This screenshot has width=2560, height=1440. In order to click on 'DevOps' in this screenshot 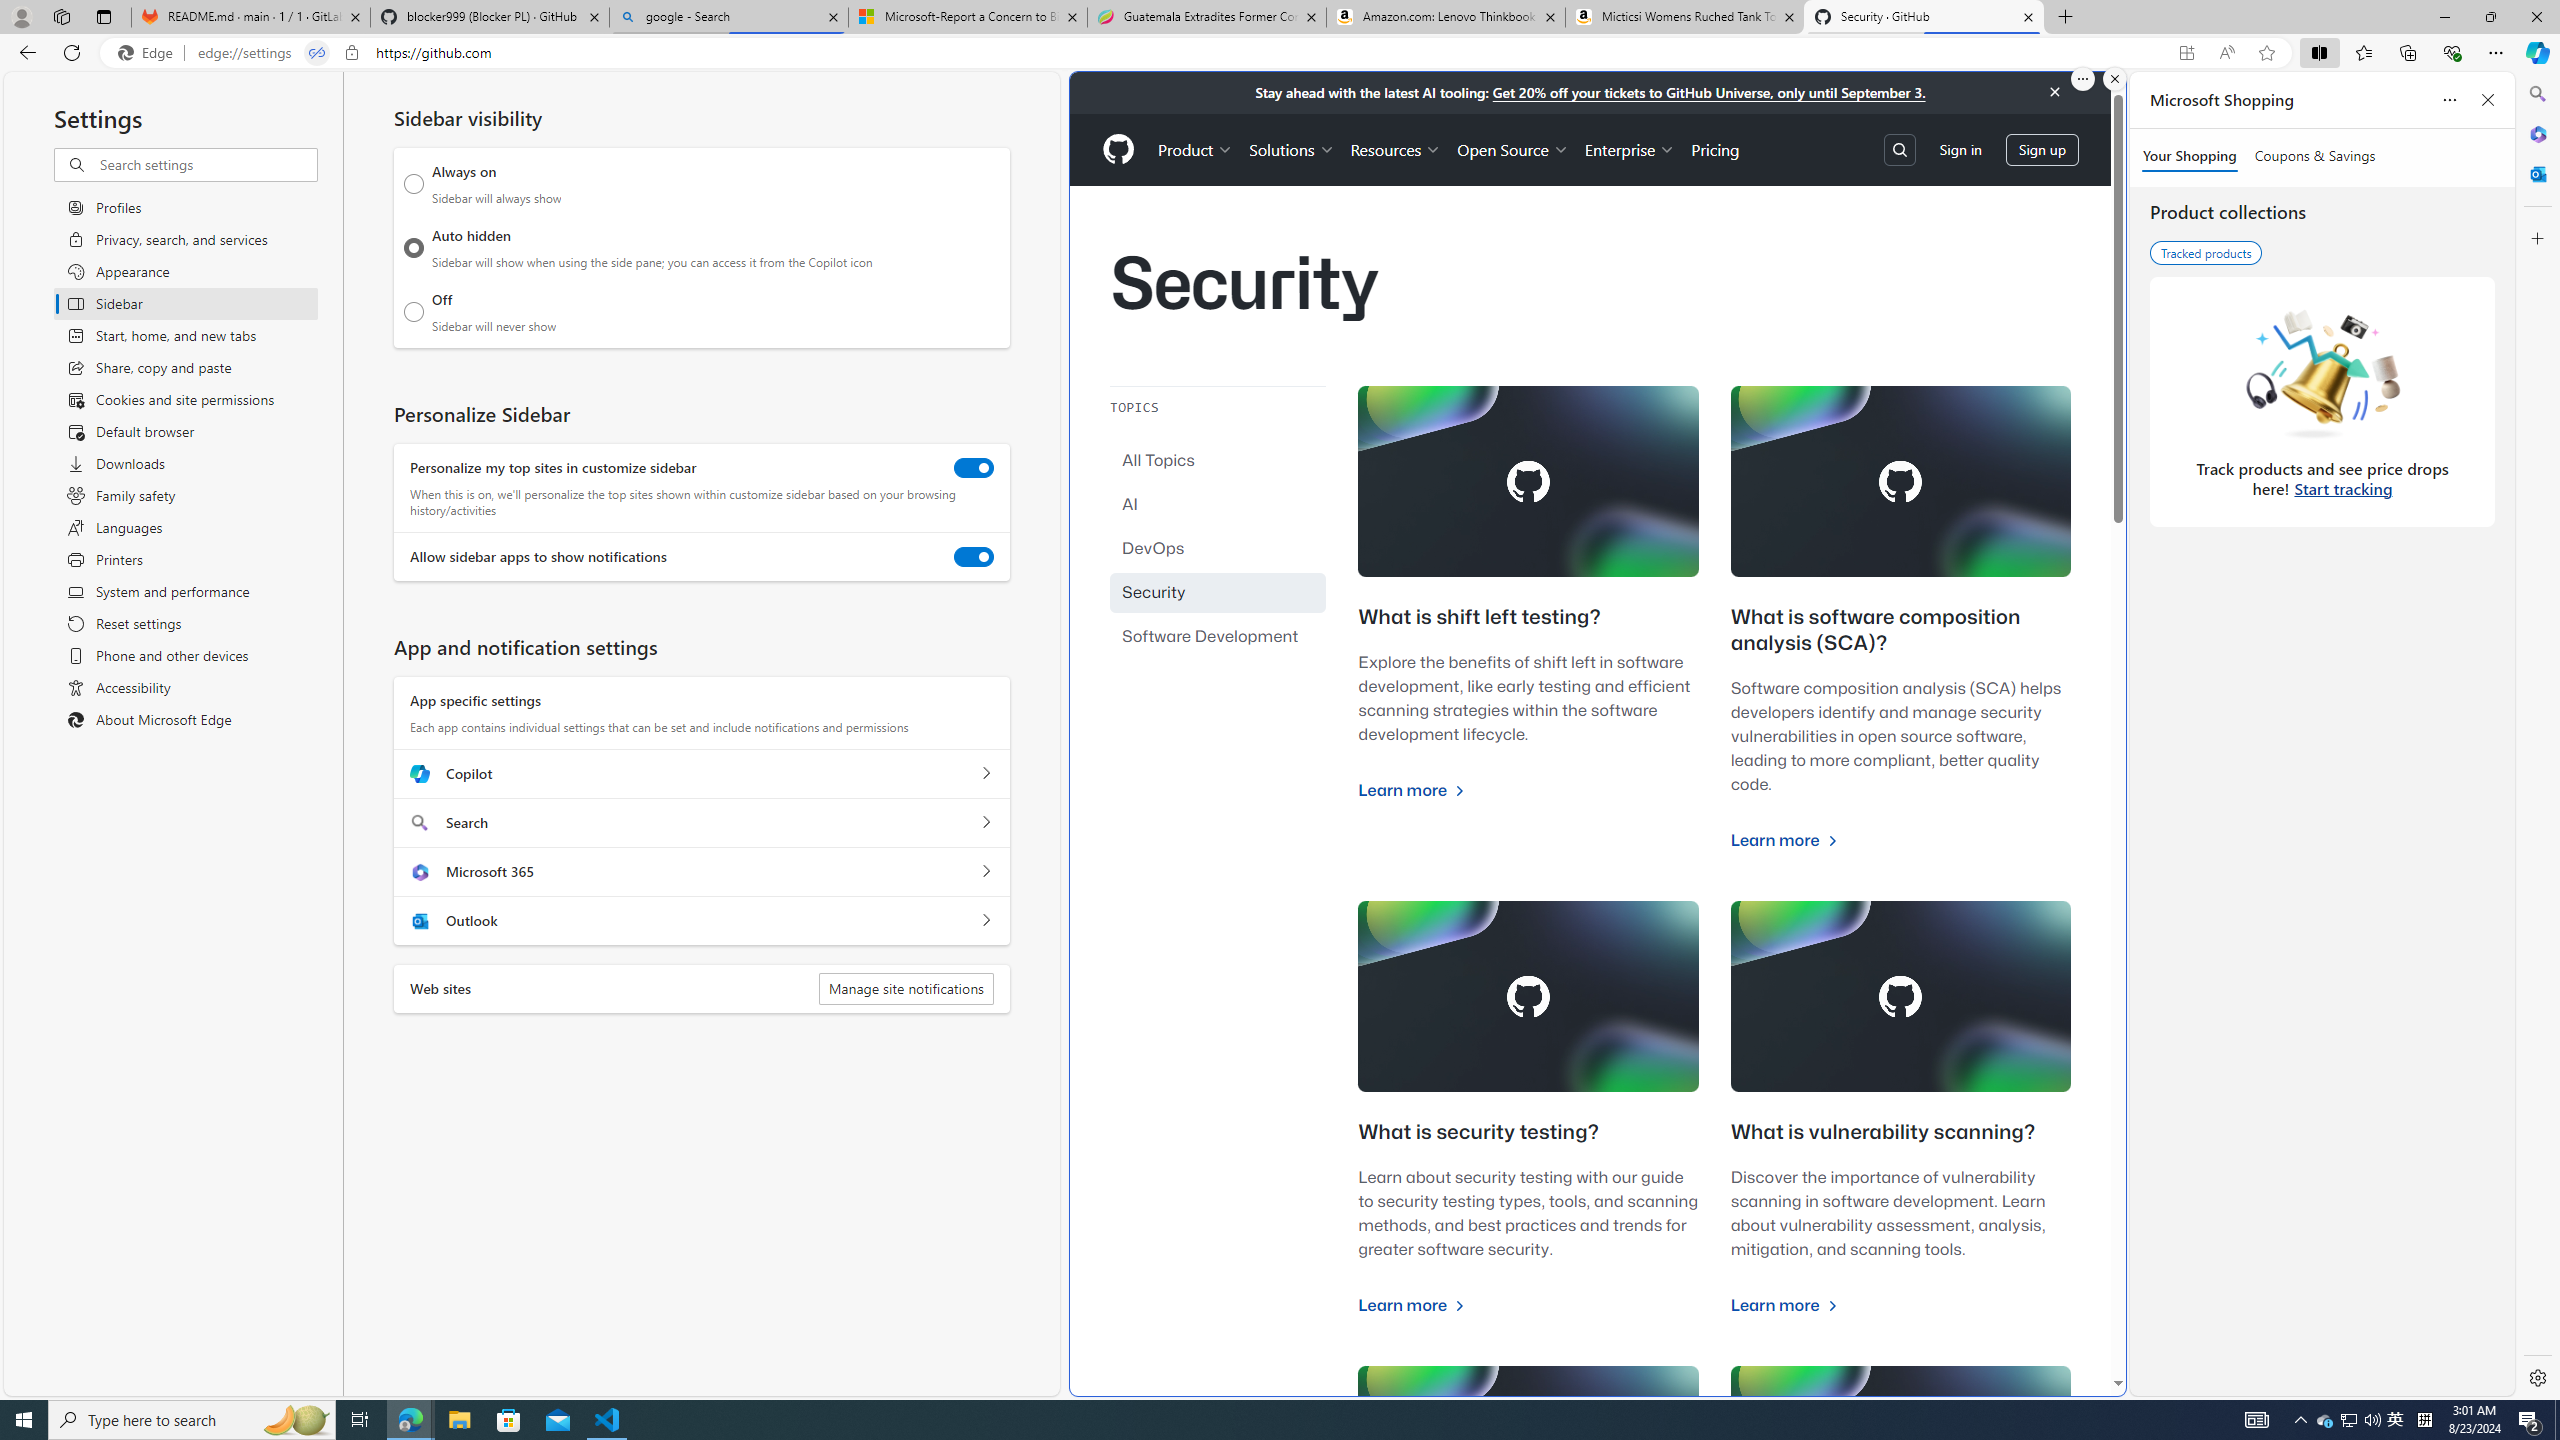, I will do `click(1218, 547)`.